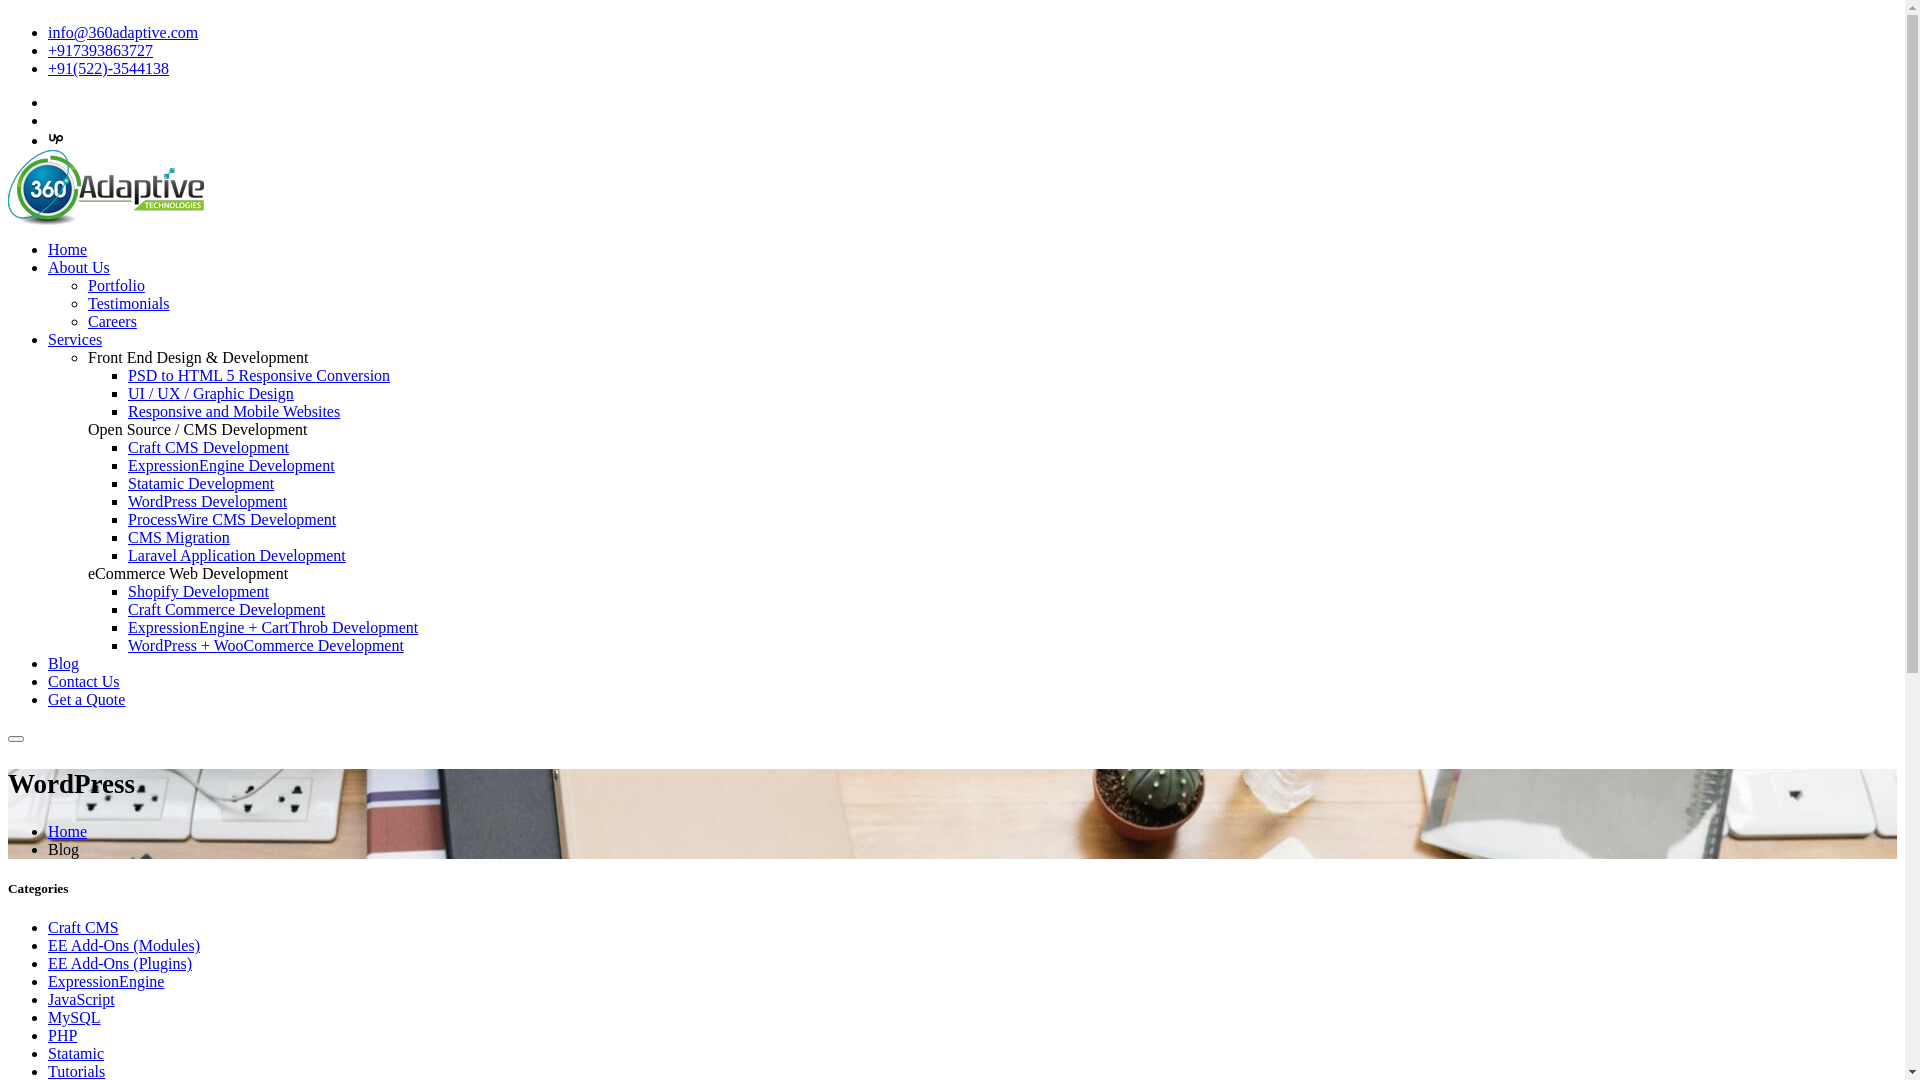  What do you see at coordinates (82, 680) in the screenshot?
I see `'Contact Us'` at bounding box center [82, 680].